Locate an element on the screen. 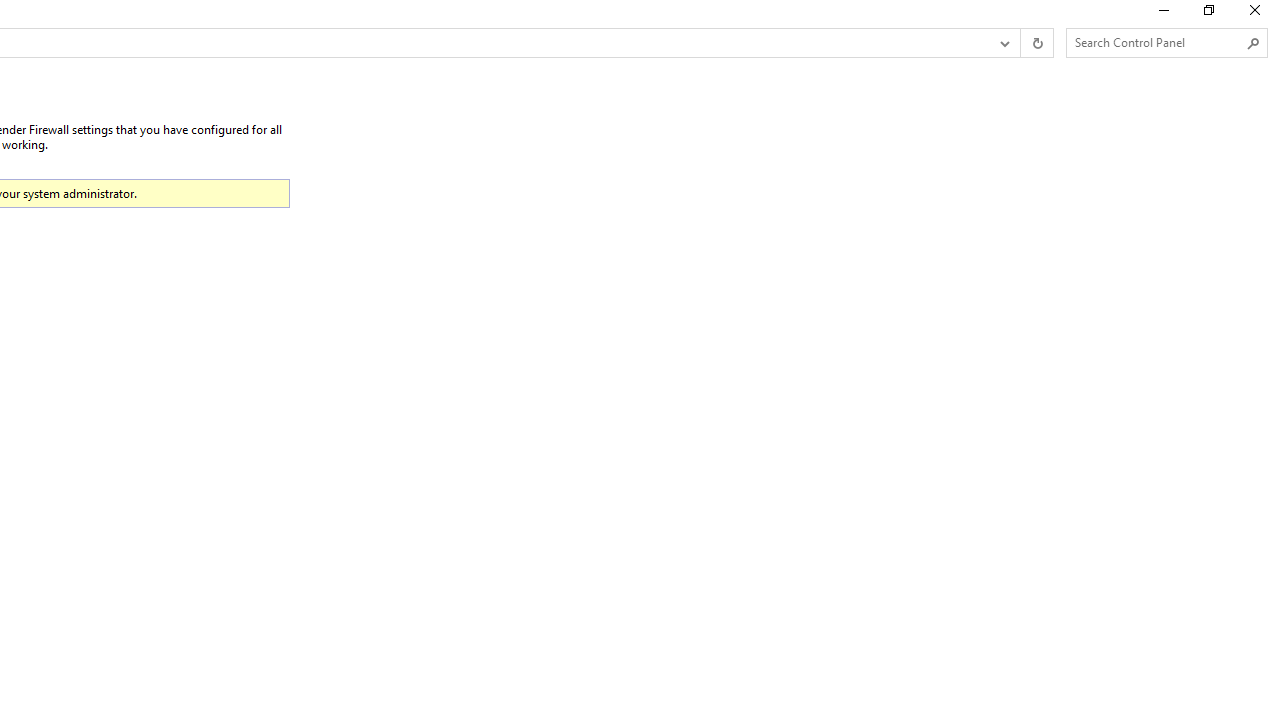 Image resolution: width=1280 pixels, height=720 pixels. 'Search' is located at coordinates (1252, 43).